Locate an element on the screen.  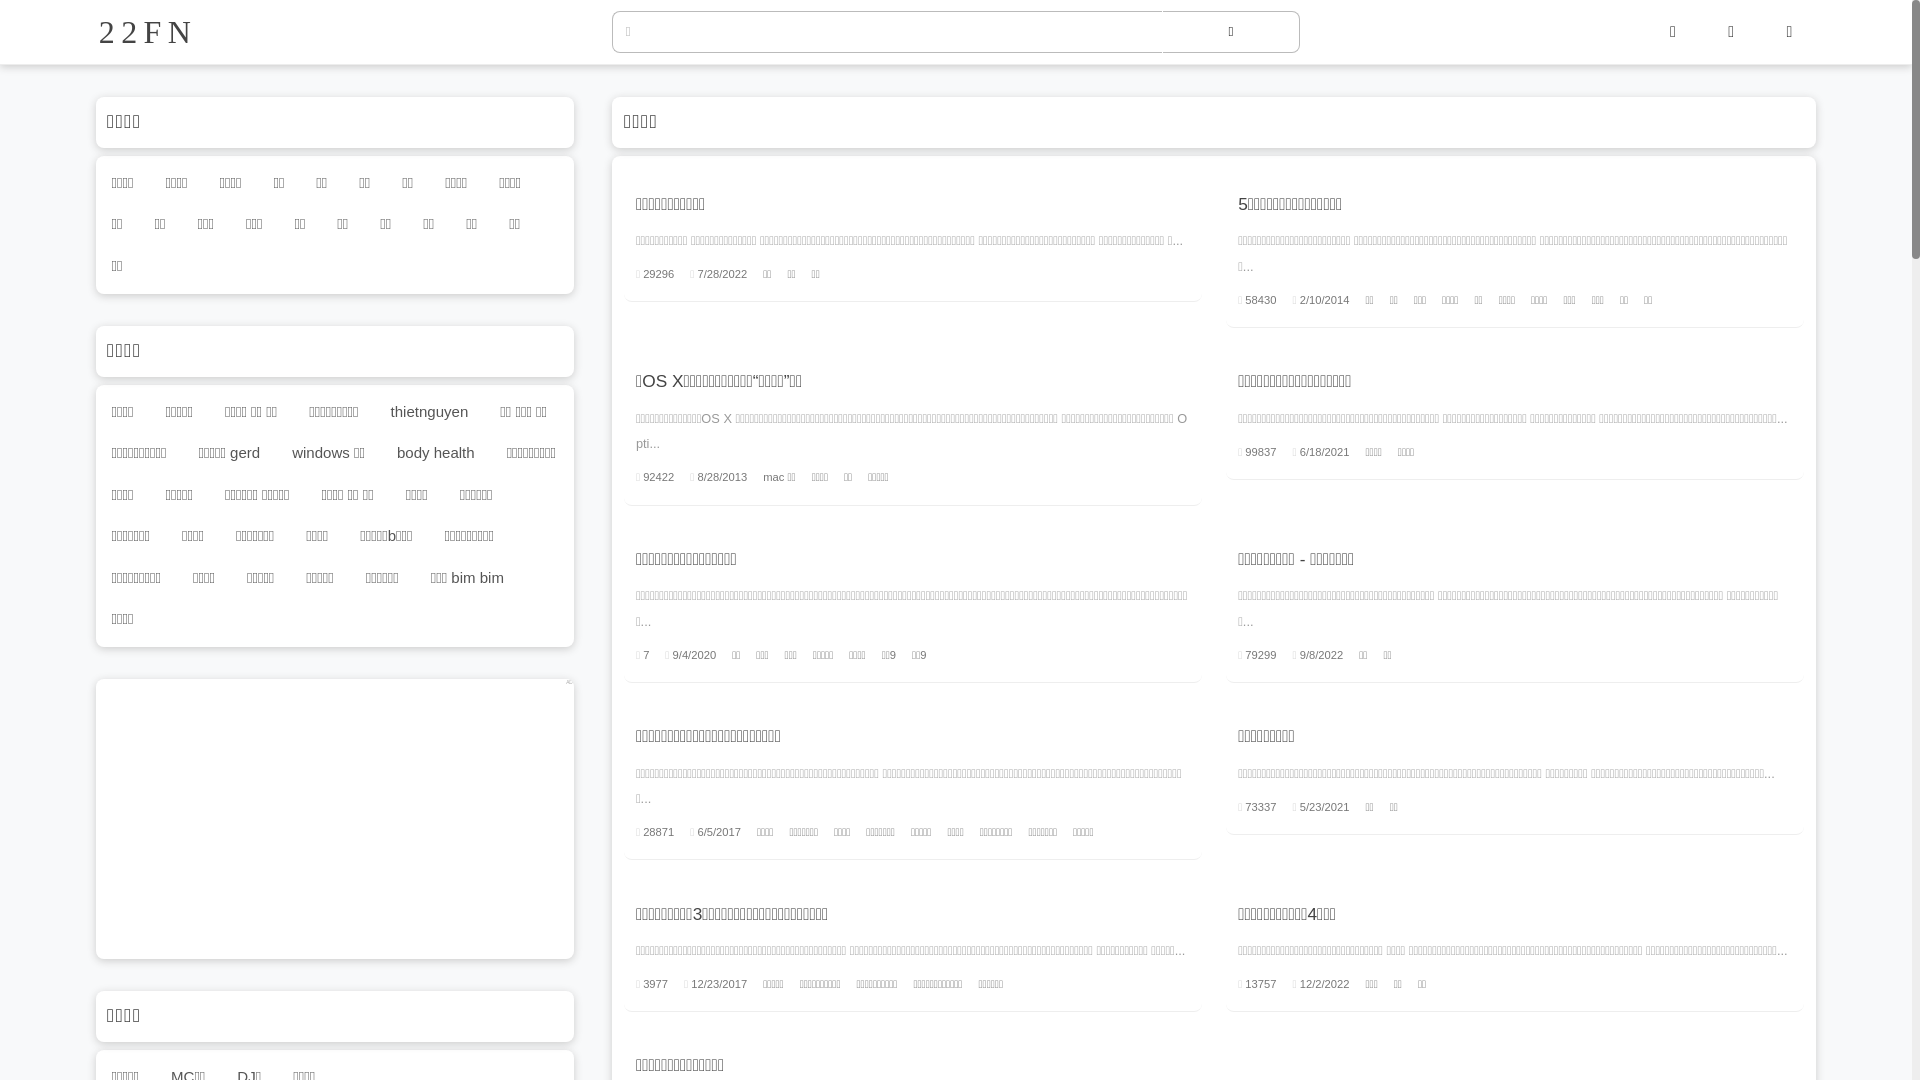
'Advertisement' is located at coordinates (335, 818).